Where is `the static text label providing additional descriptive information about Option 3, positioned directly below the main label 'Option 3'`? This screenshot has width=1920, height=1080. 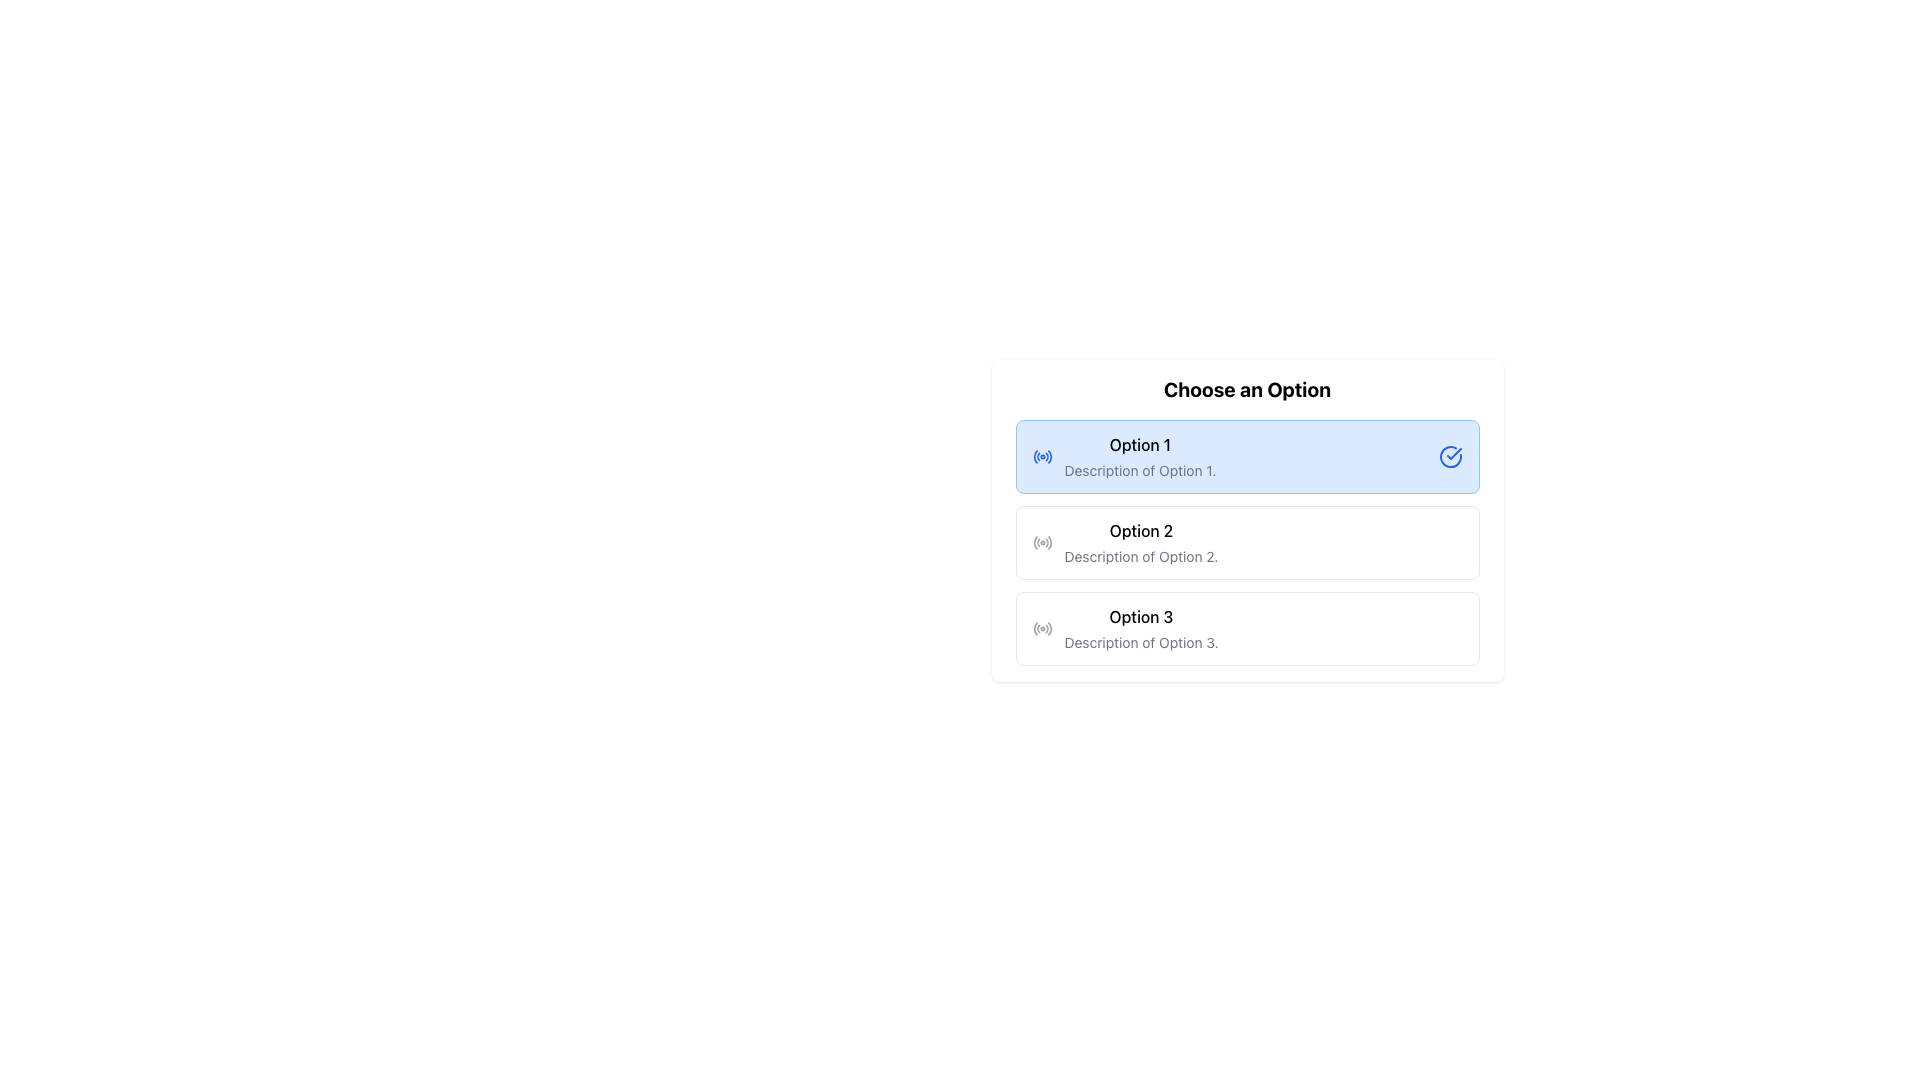 the static text label providing additional descriptive information about Option 3, positioned directly below the main label 'Option 3' is located at coordinates (1141, 643).